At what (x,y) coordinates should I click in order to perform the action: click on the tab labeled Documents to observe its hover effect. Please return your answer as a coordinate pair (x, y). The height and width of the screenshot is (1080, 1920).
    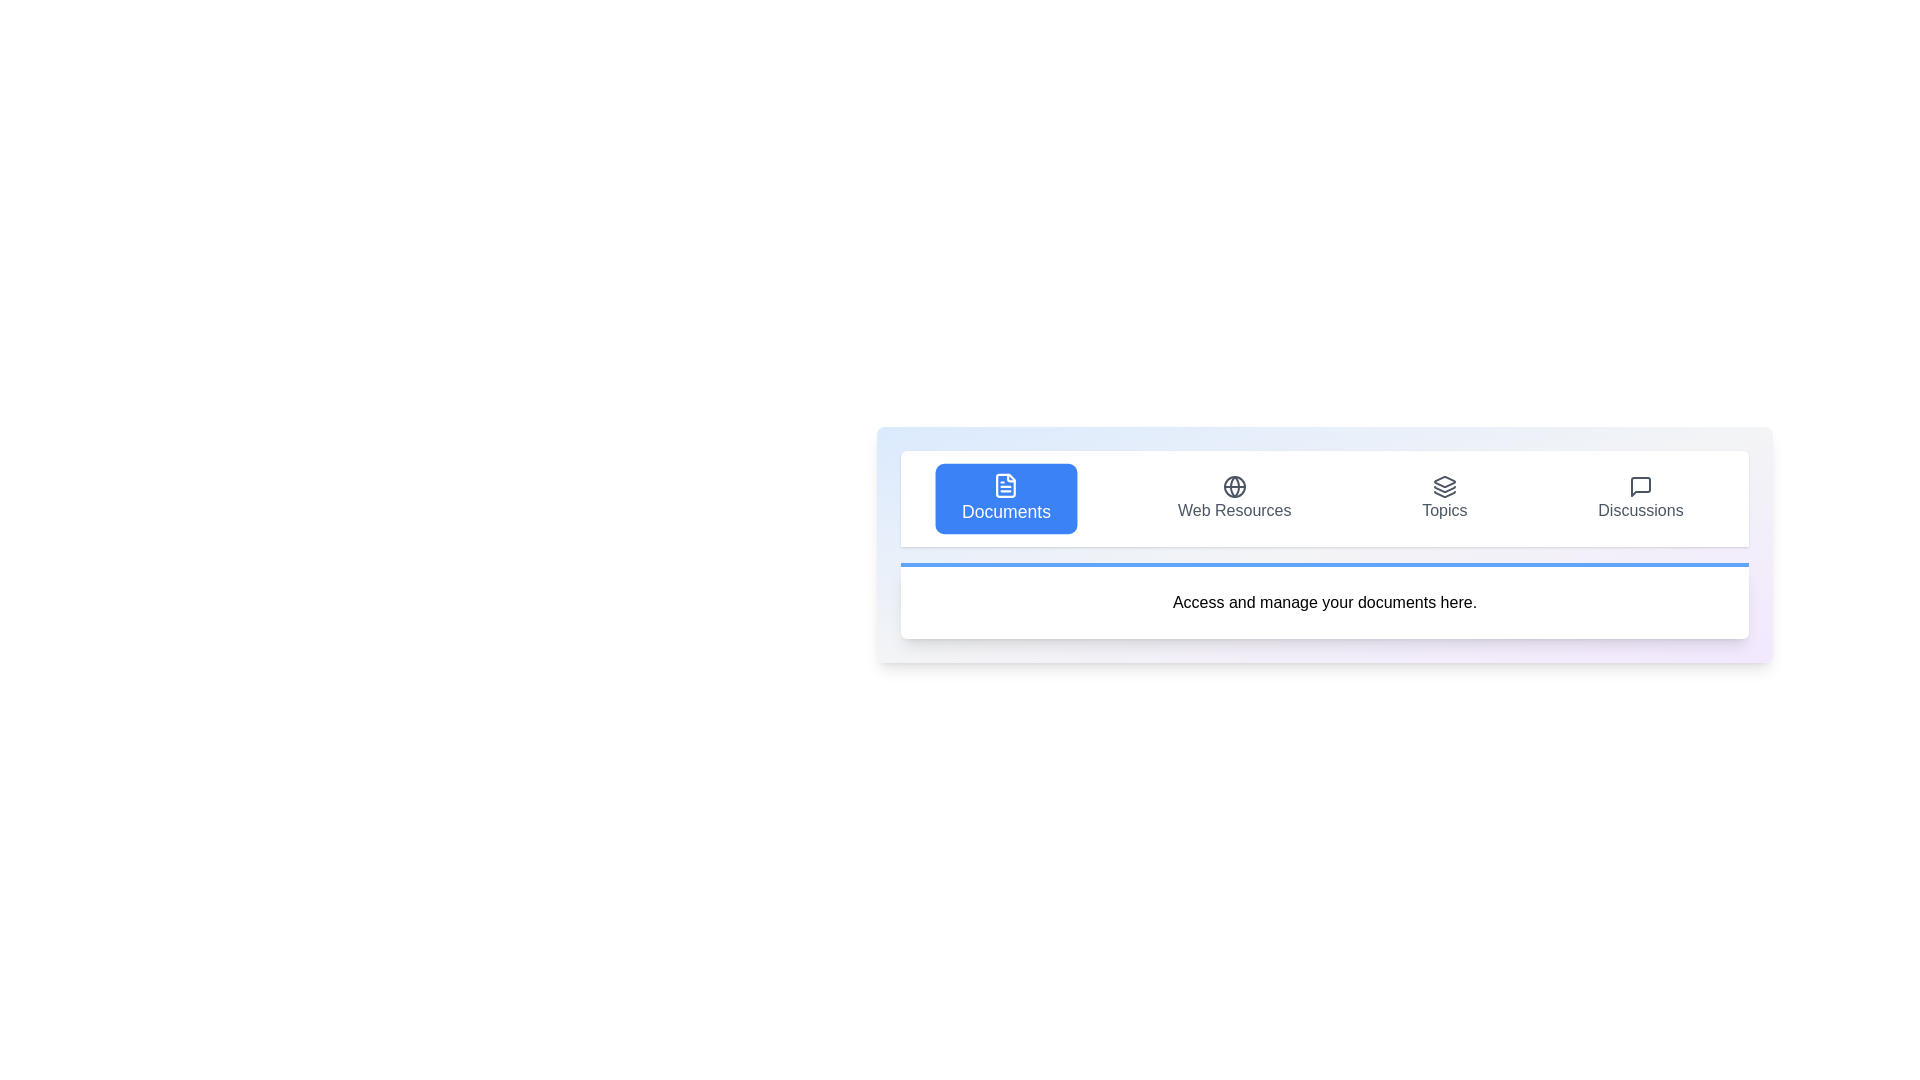
    Looking at the image, I should click on (1006, 497).